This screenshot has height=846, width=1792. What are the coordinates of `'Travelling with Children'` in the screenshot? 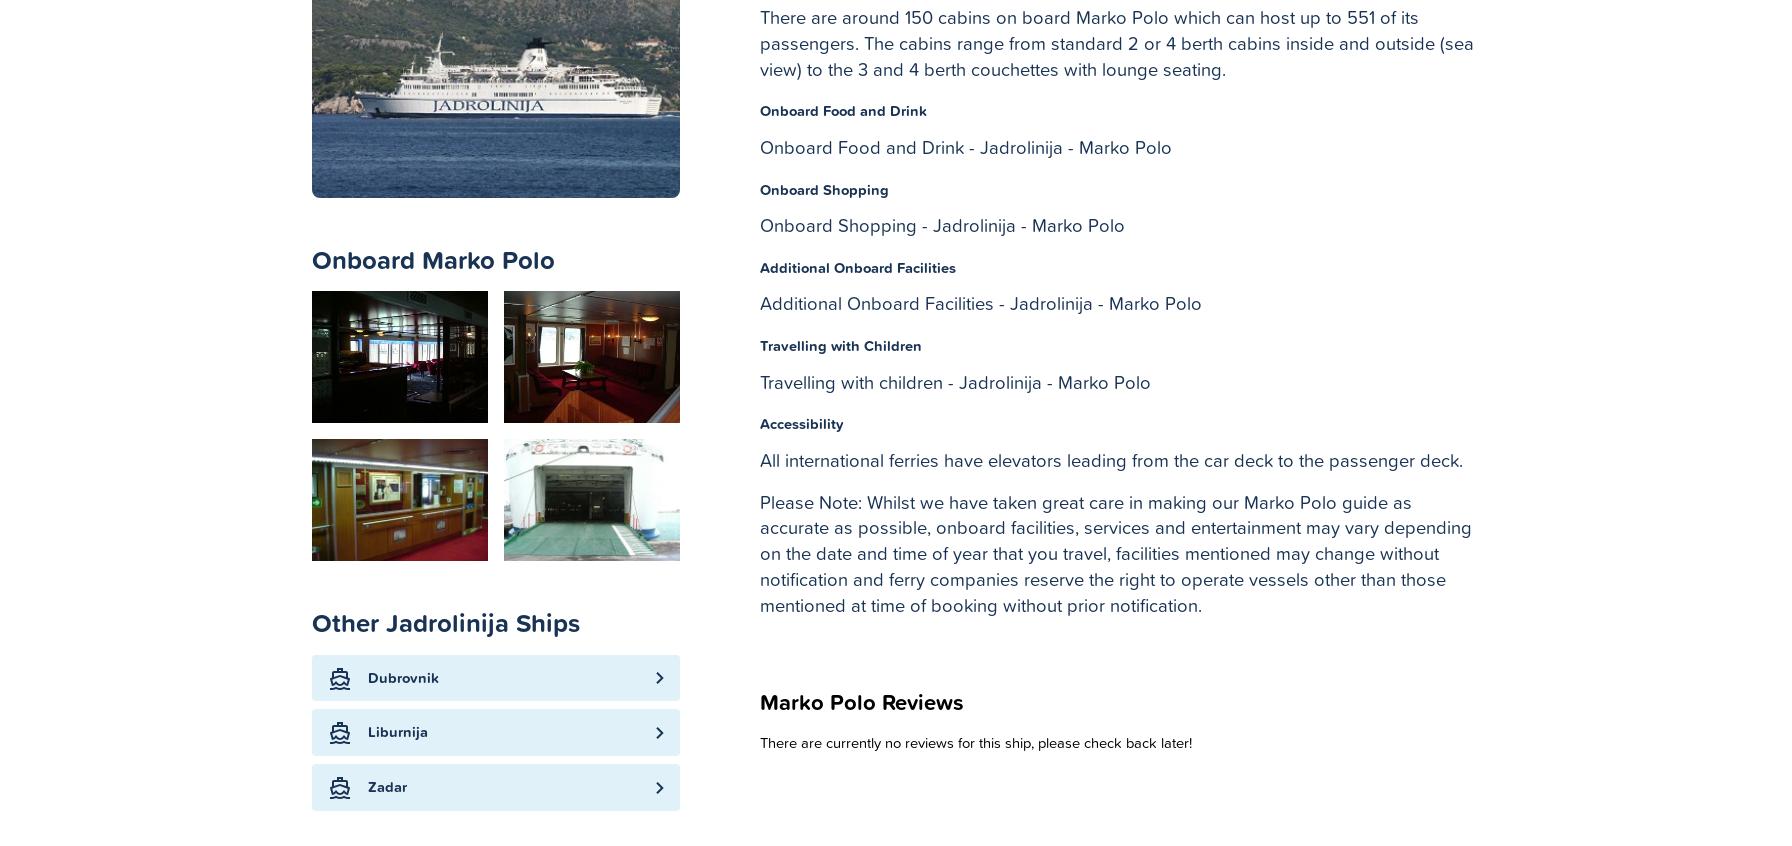 It's located at (840, 345).